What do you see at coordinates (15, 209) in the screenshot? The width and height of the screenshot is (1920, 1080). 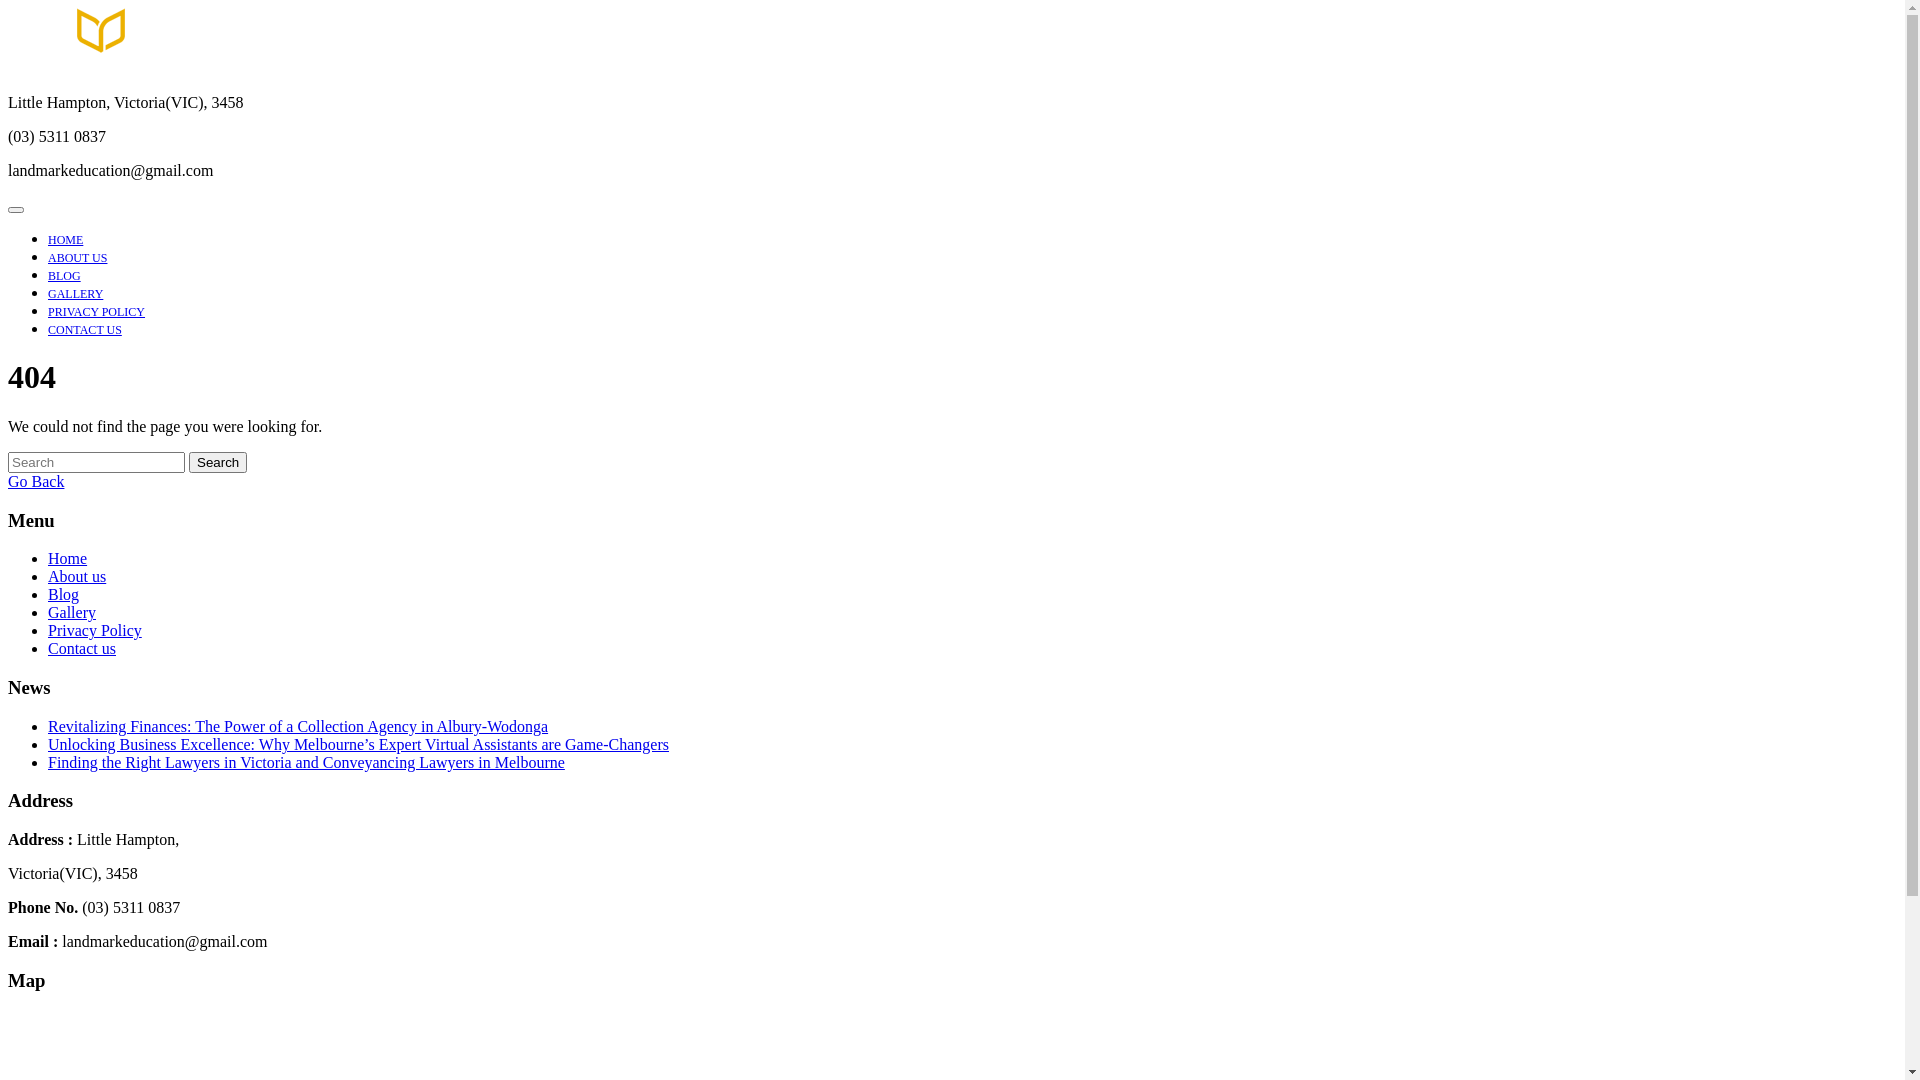 I see `'Open Menu'` at bounding box center [15, 209].